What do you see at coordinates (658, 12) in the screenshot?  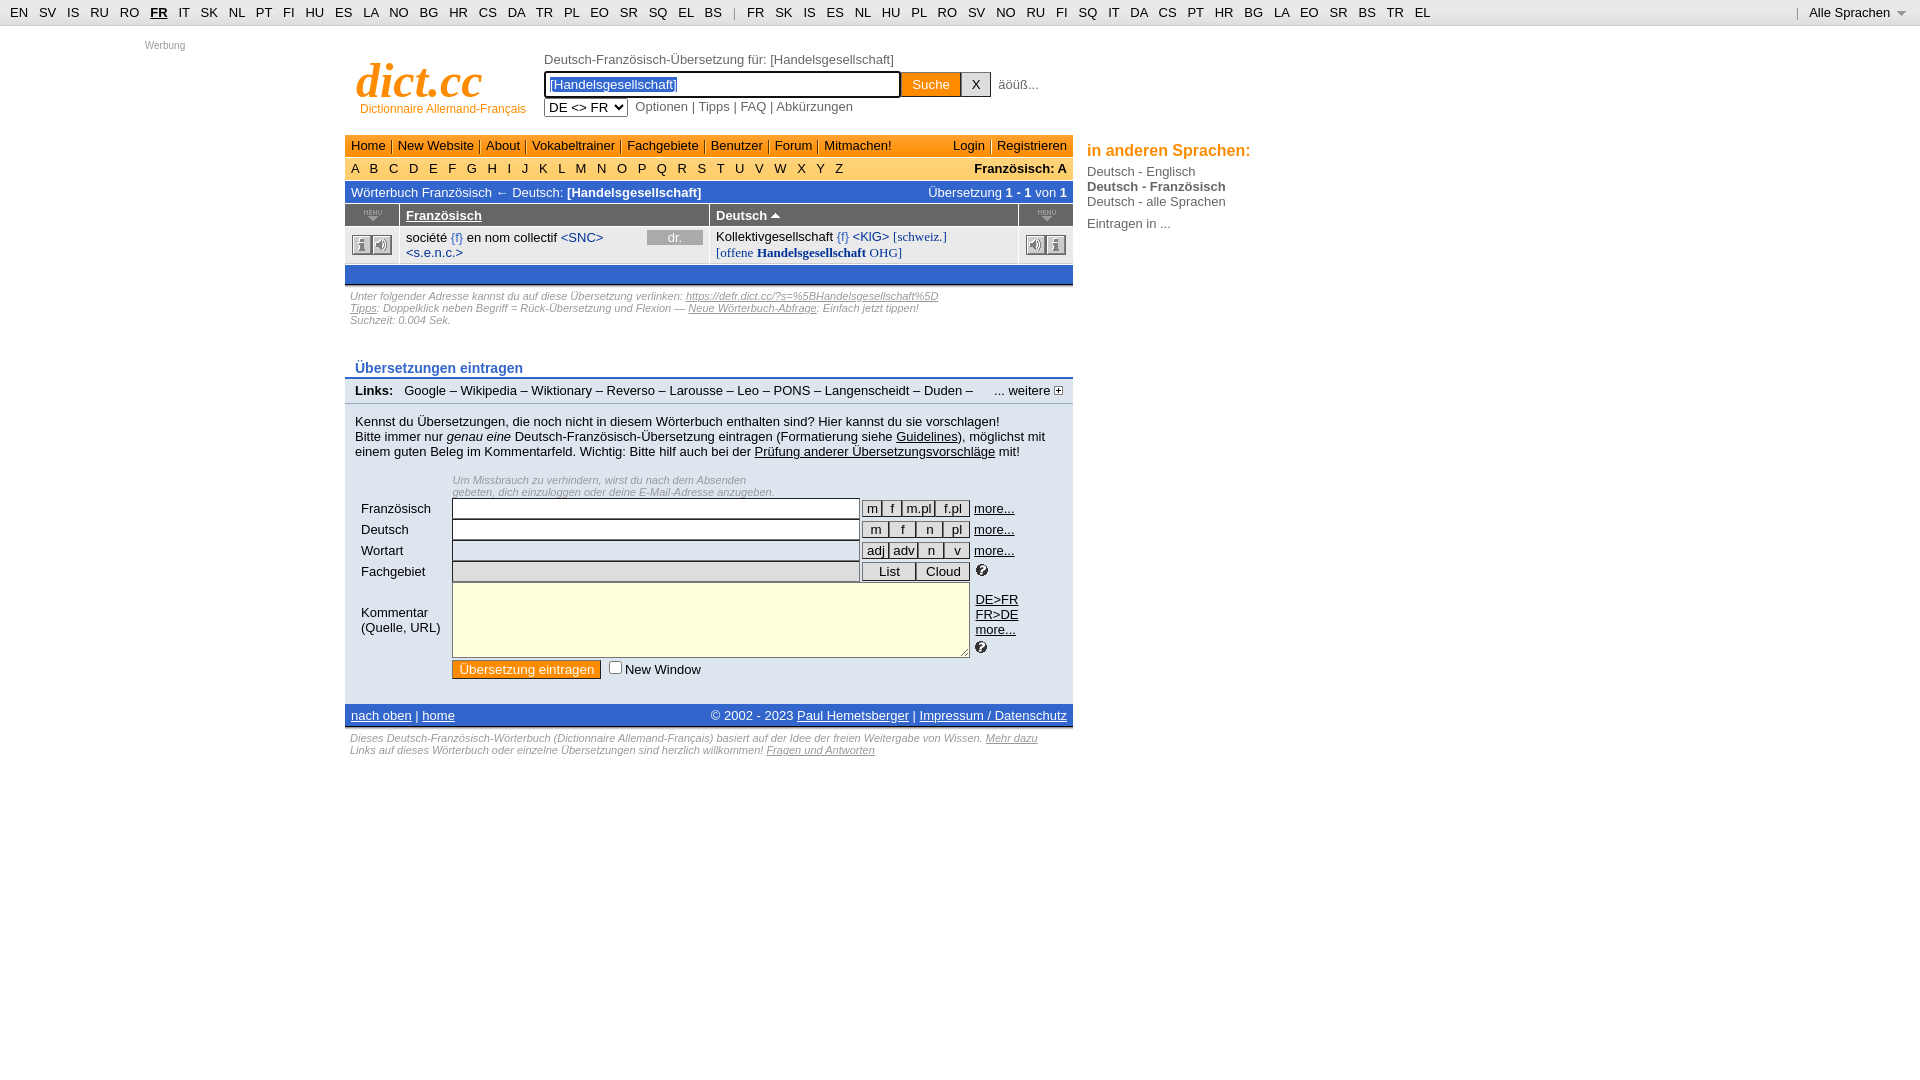 I see `'SQ'` at bounding box center [658, 12].